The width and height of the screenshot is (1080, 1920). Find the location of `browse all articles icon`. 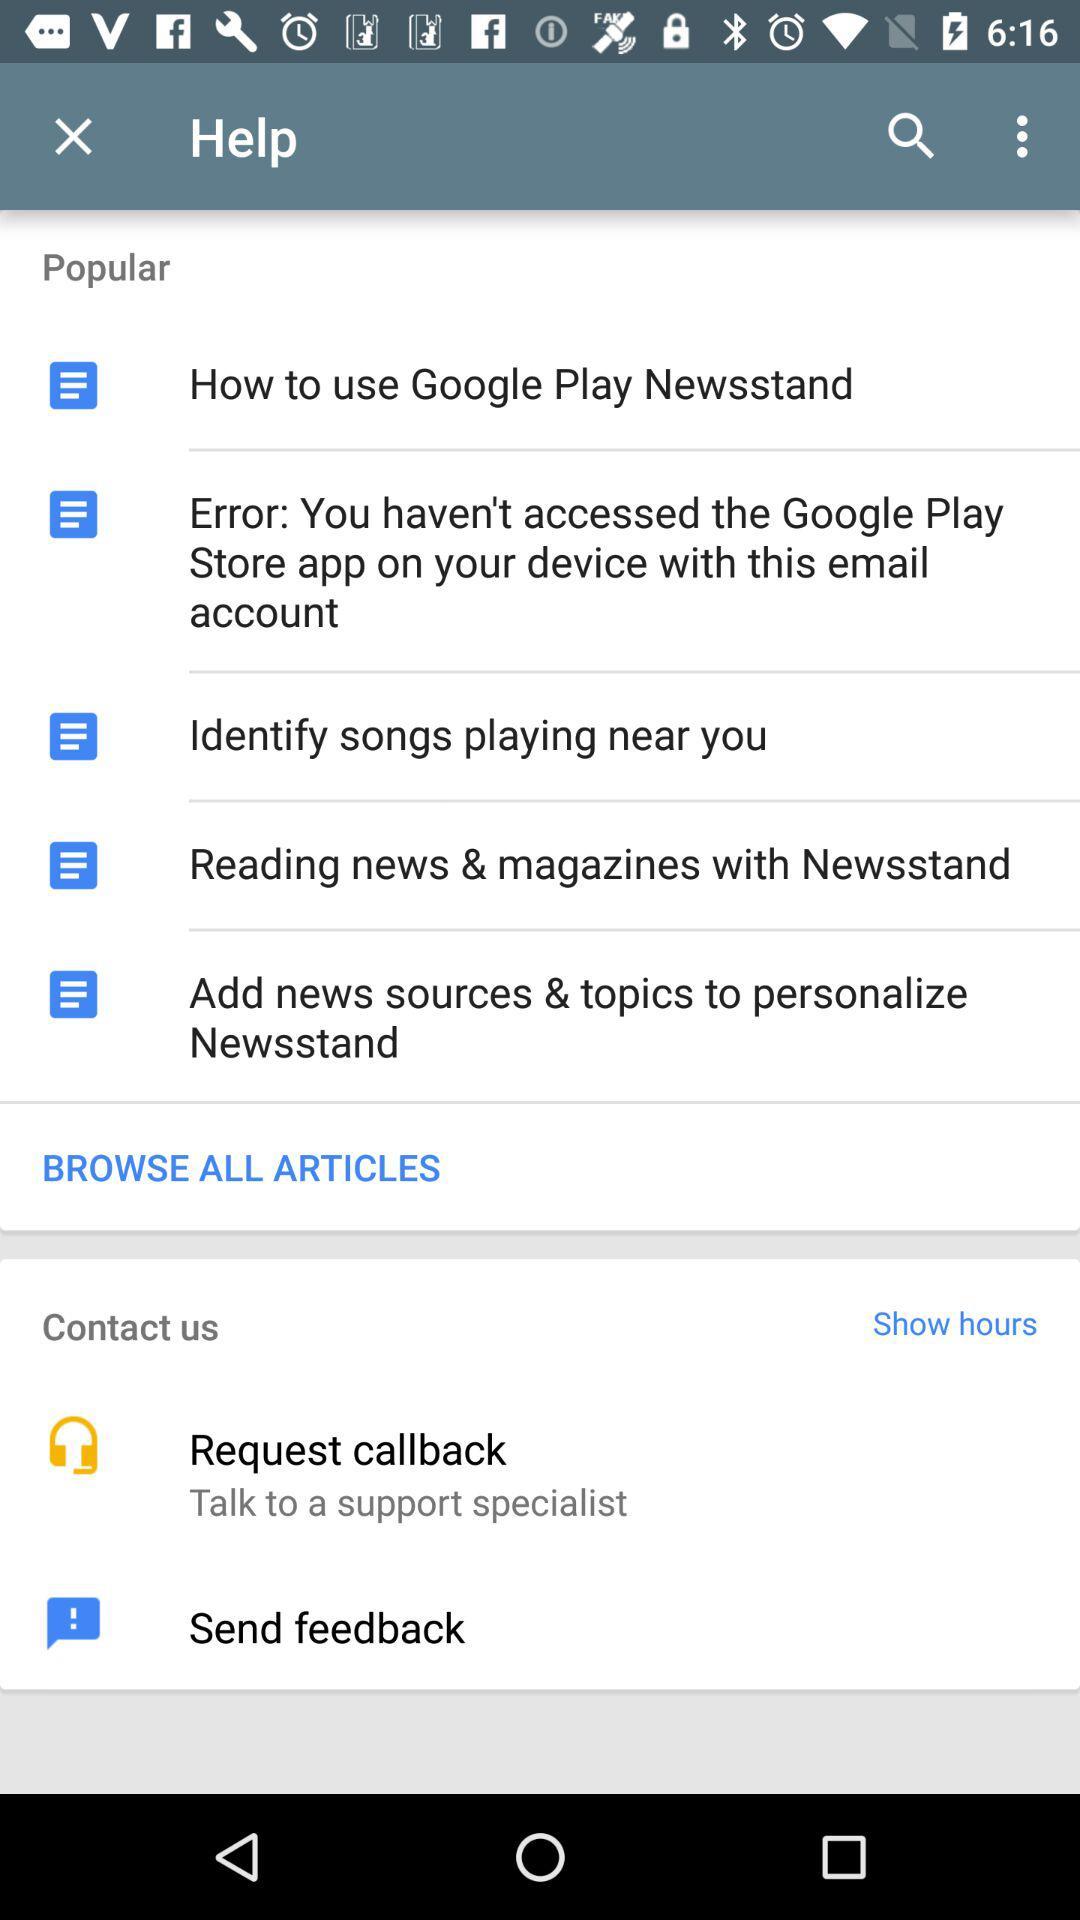

browse all articles icon is located at coordinates (540, 1166).